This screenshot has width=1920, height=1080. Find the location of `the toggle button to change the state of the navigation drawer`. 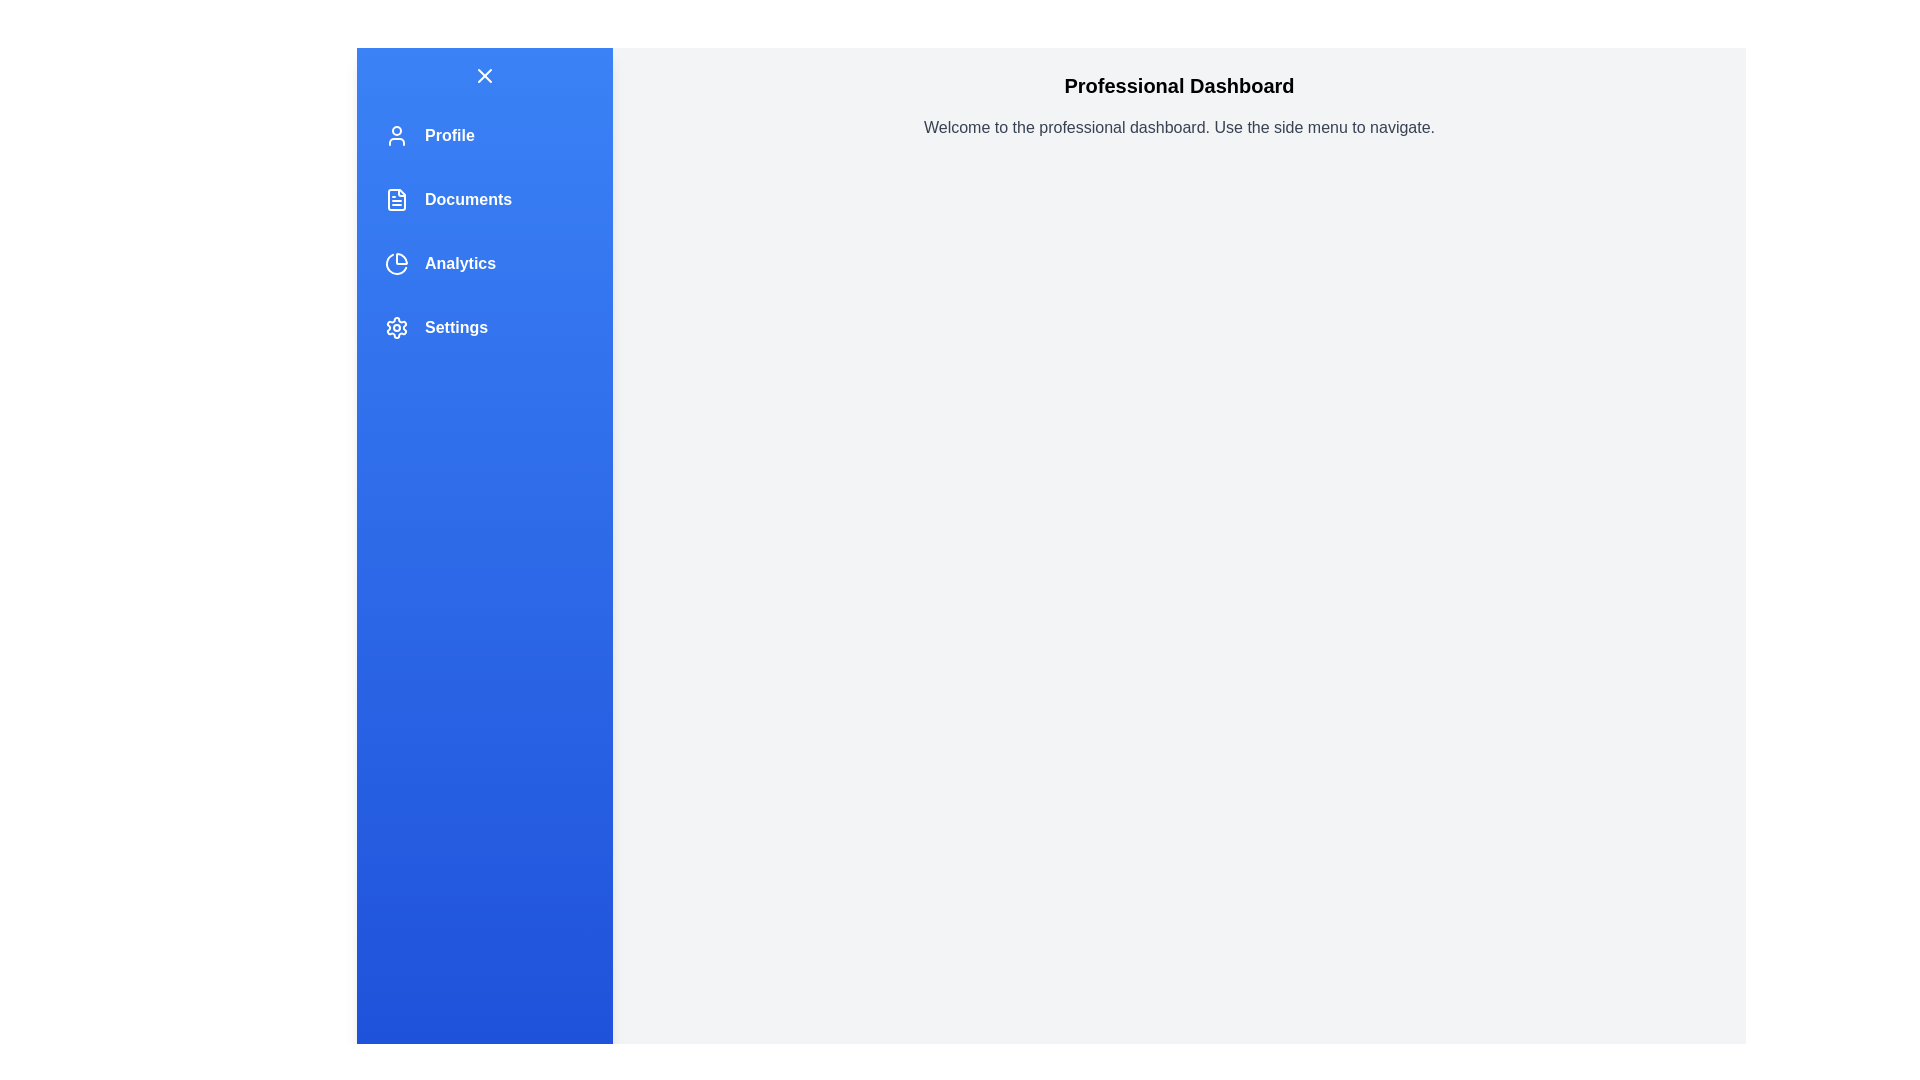

the toggle button to change the state of the navigation drawer is located at coordinates (484, 75).